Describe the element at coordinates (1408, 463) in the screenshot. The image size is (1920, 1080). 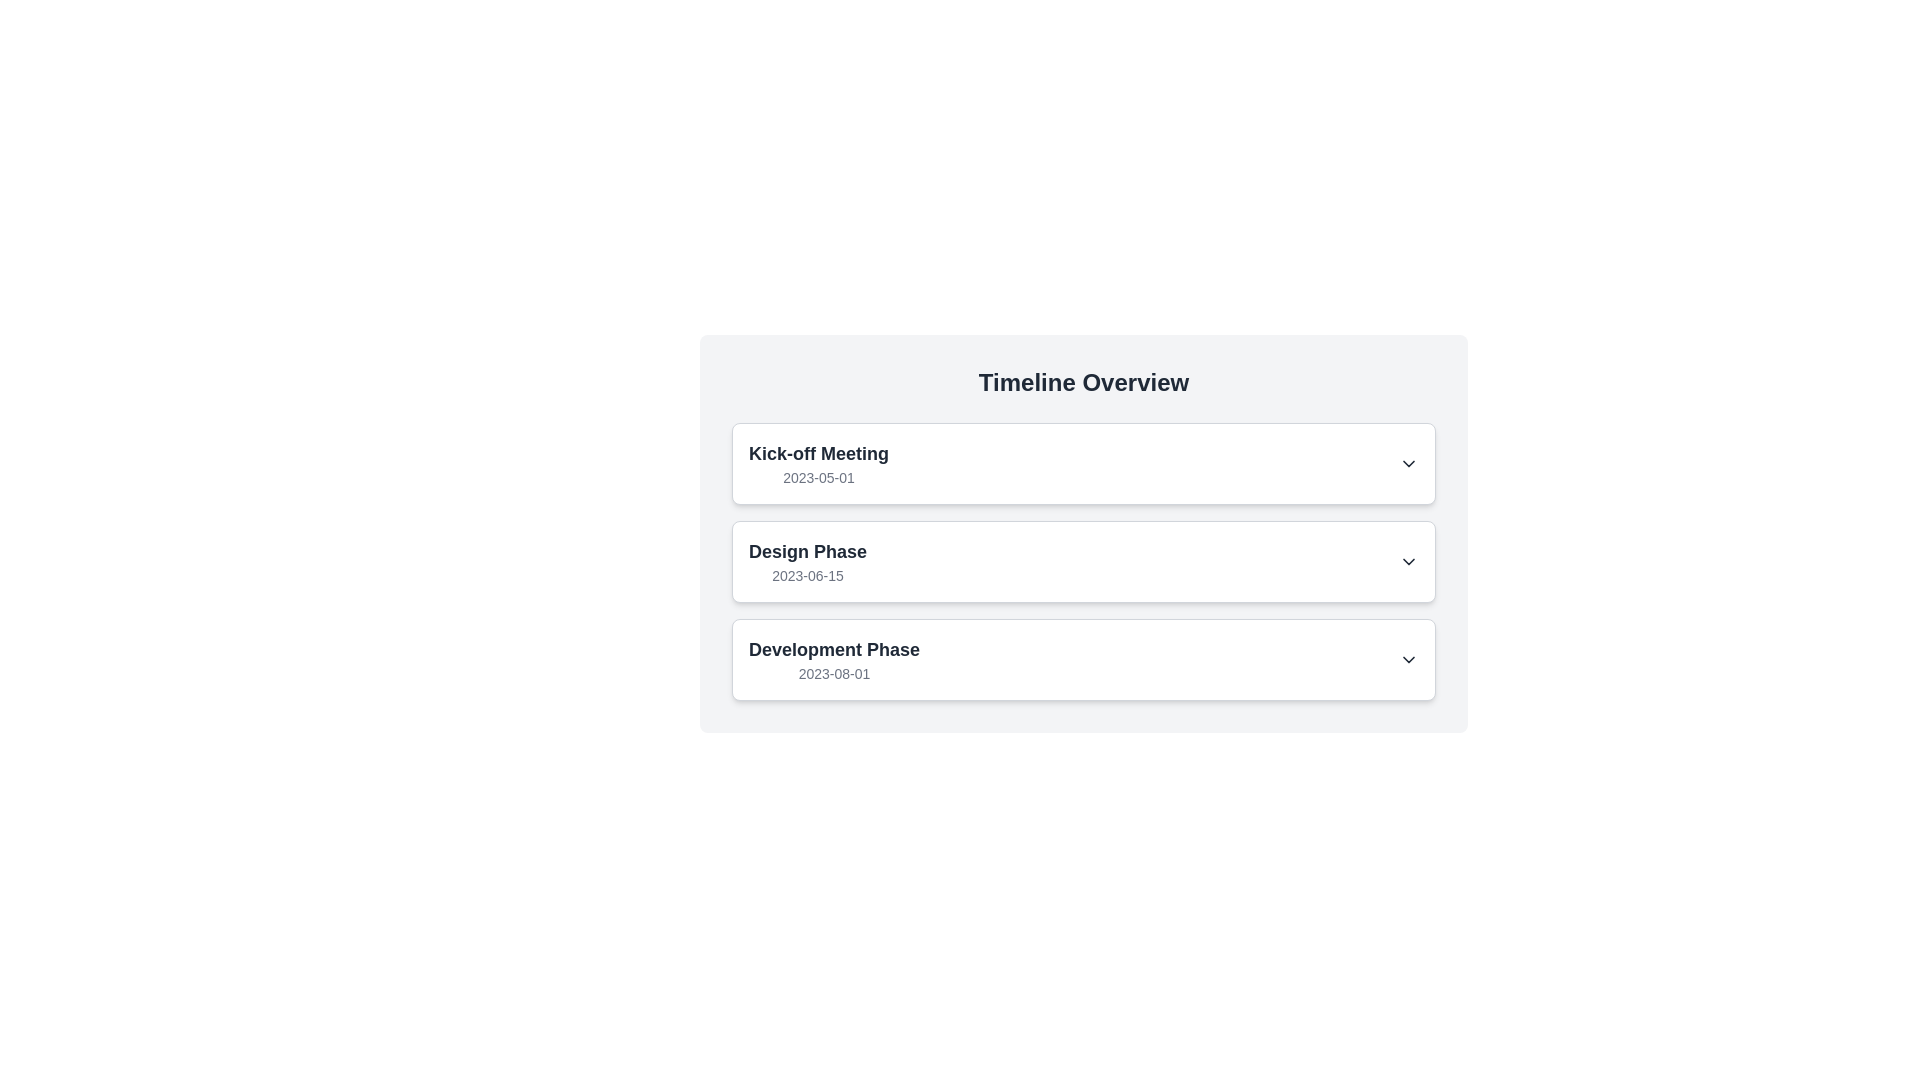
I see `the chevron icon positioned at the rightmost side of the 'Kick-off Meeting' entry` at that location.